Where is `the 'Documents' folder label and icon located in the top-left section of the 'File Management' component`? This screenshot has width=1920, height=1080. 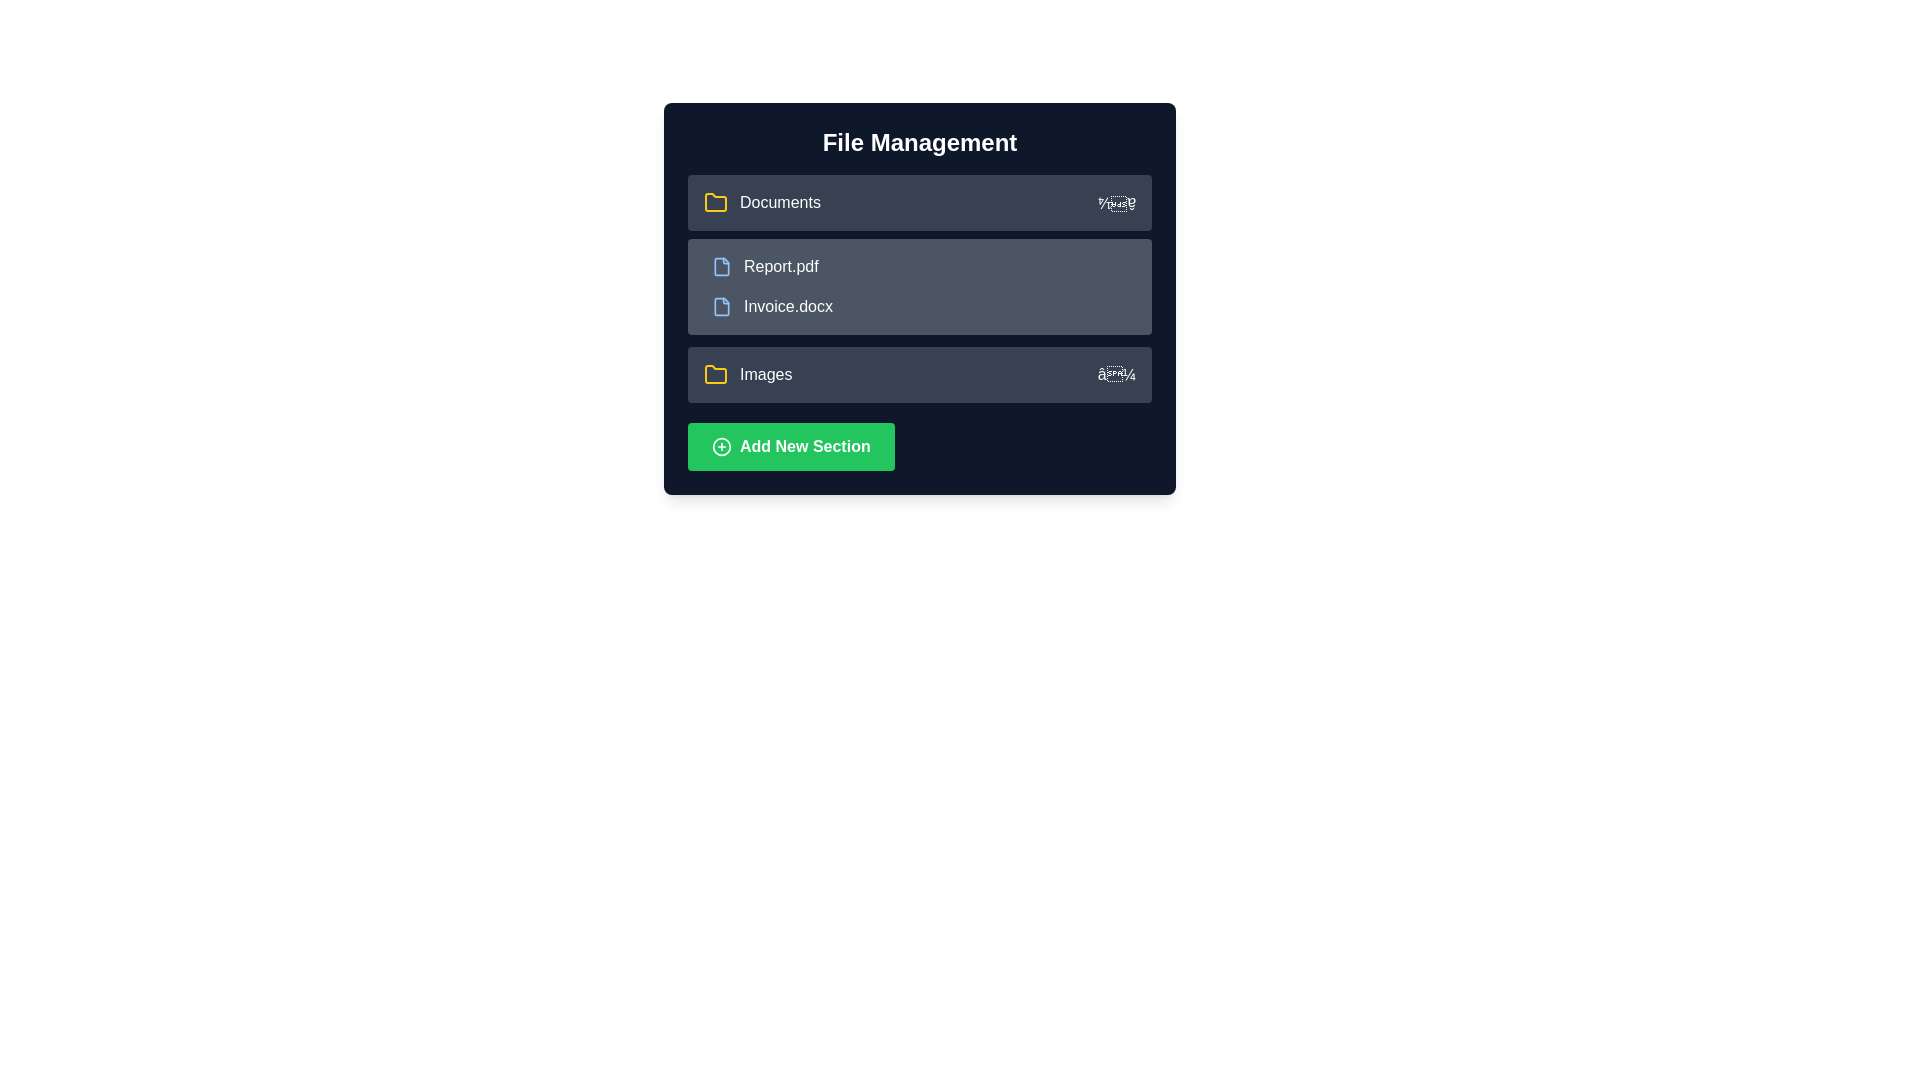 the 'Documents' folder label and icon located in the top-left section of the 'File Management' component is located at coordinates (761, 203).